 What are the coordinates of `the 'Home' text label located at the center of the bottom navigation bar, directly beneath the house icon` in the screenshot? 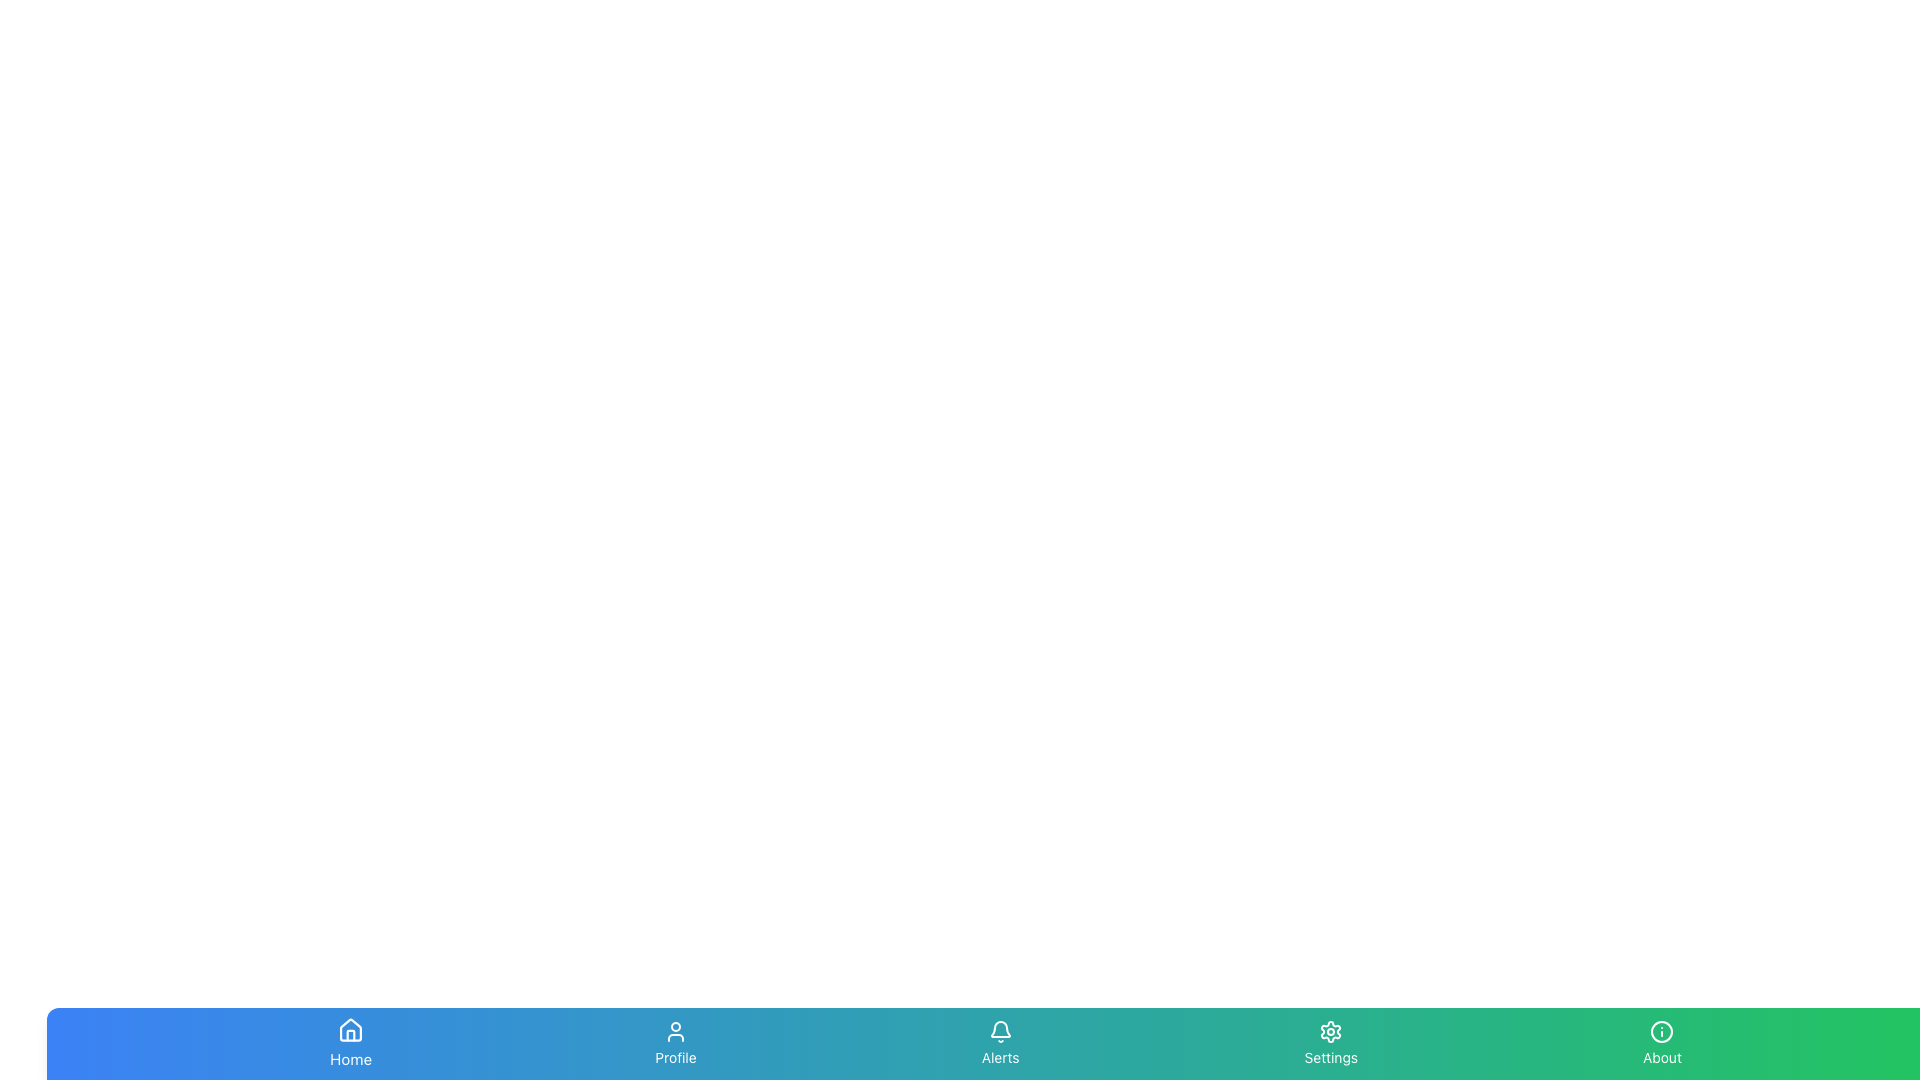 It's located at (351, 1058).